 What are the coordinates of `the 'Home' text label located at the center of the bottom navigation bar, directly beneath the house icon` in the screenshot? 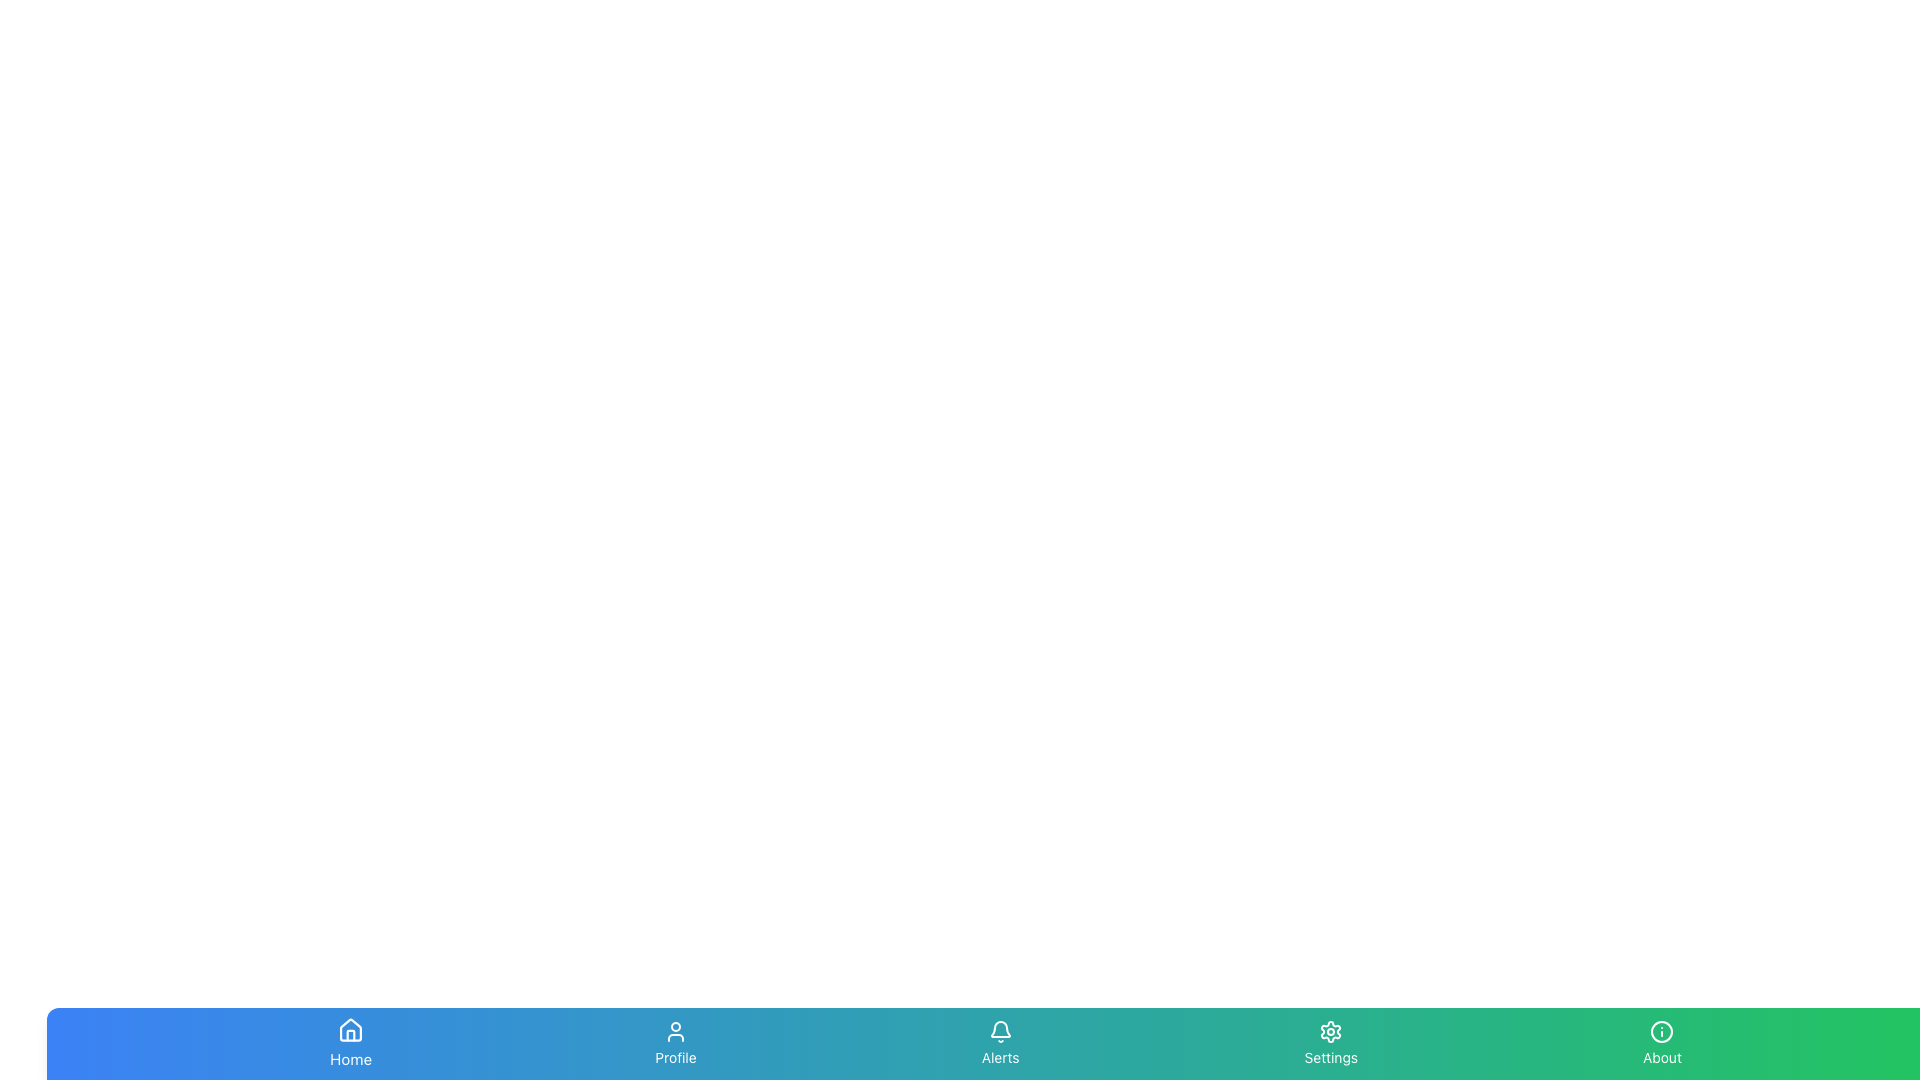 It's located at (351, 1058).